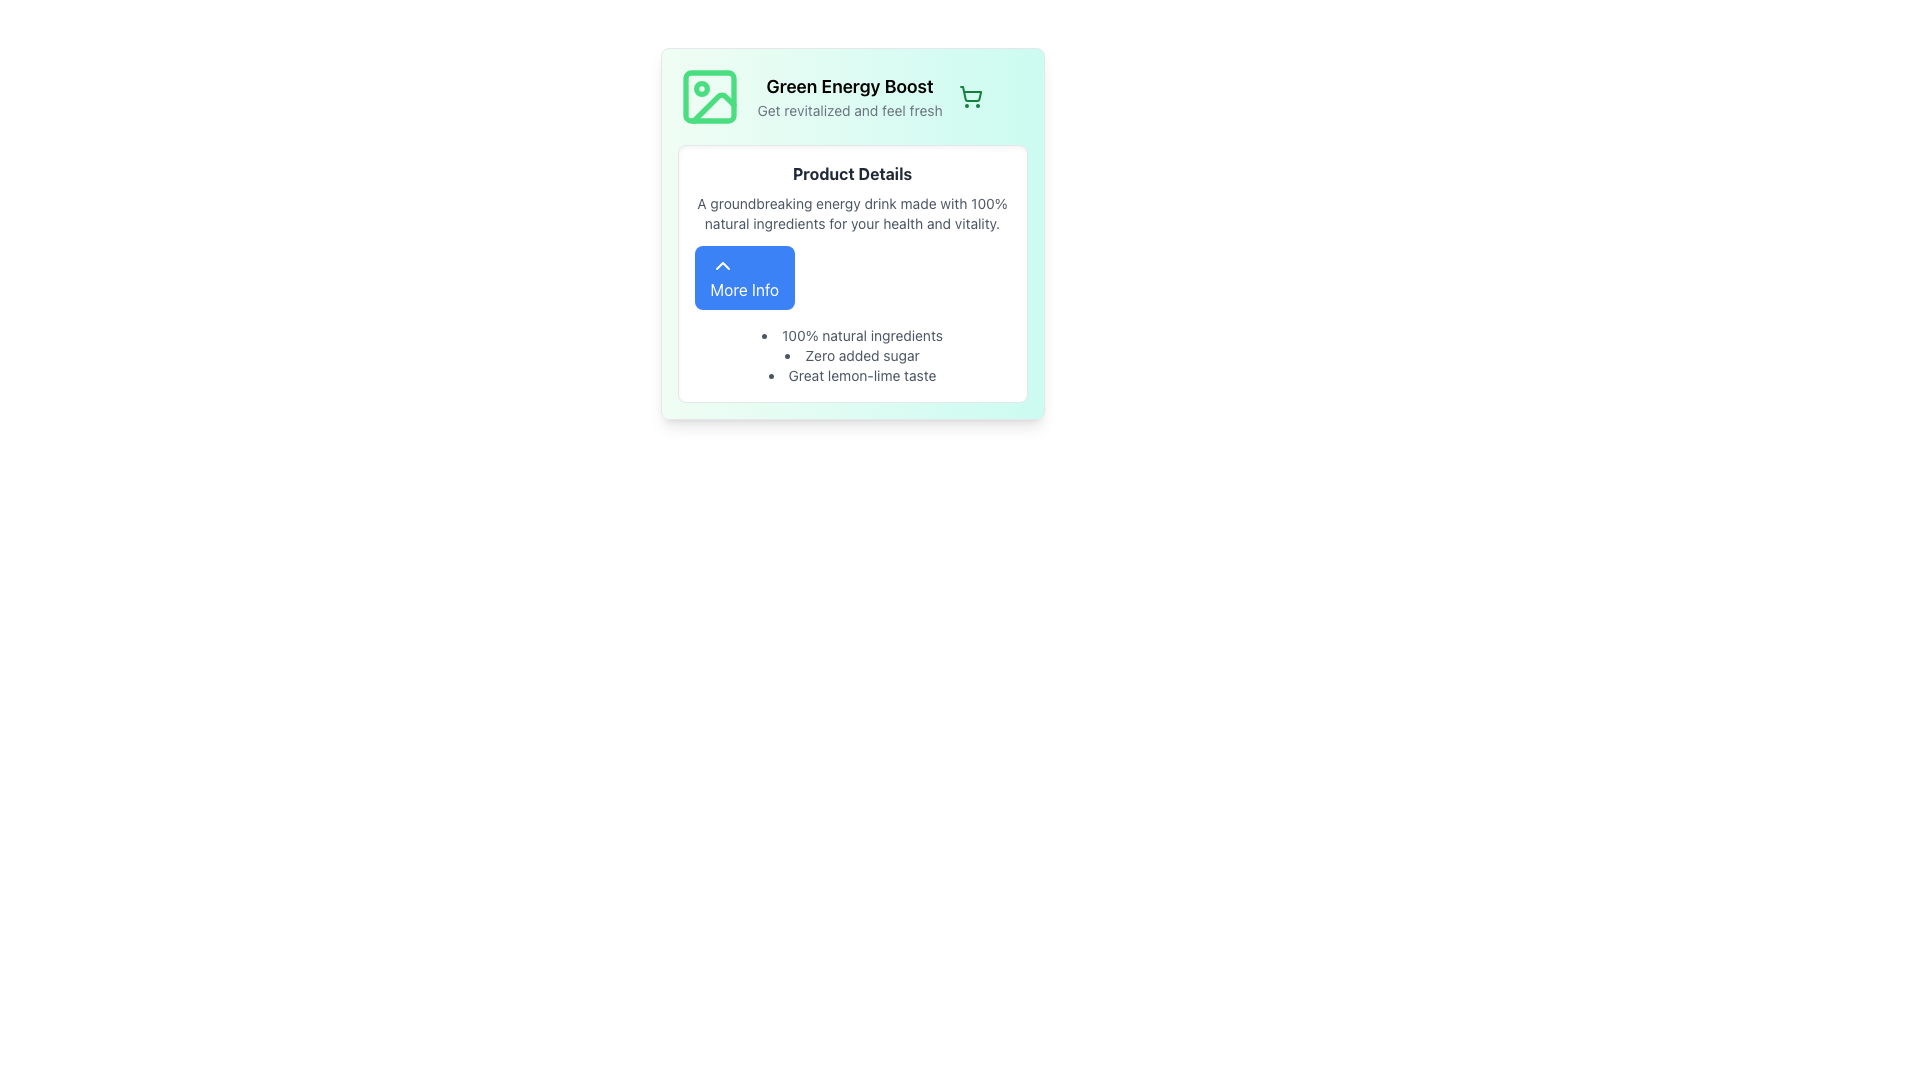 Image resolution: width=1920 pixels, height=1080 pixels. Describe the element at coordinates (852, 375) in the screenshot. I see `the third list item in the 'Product Details' section that conveys information about the product's taste quality` at that location.